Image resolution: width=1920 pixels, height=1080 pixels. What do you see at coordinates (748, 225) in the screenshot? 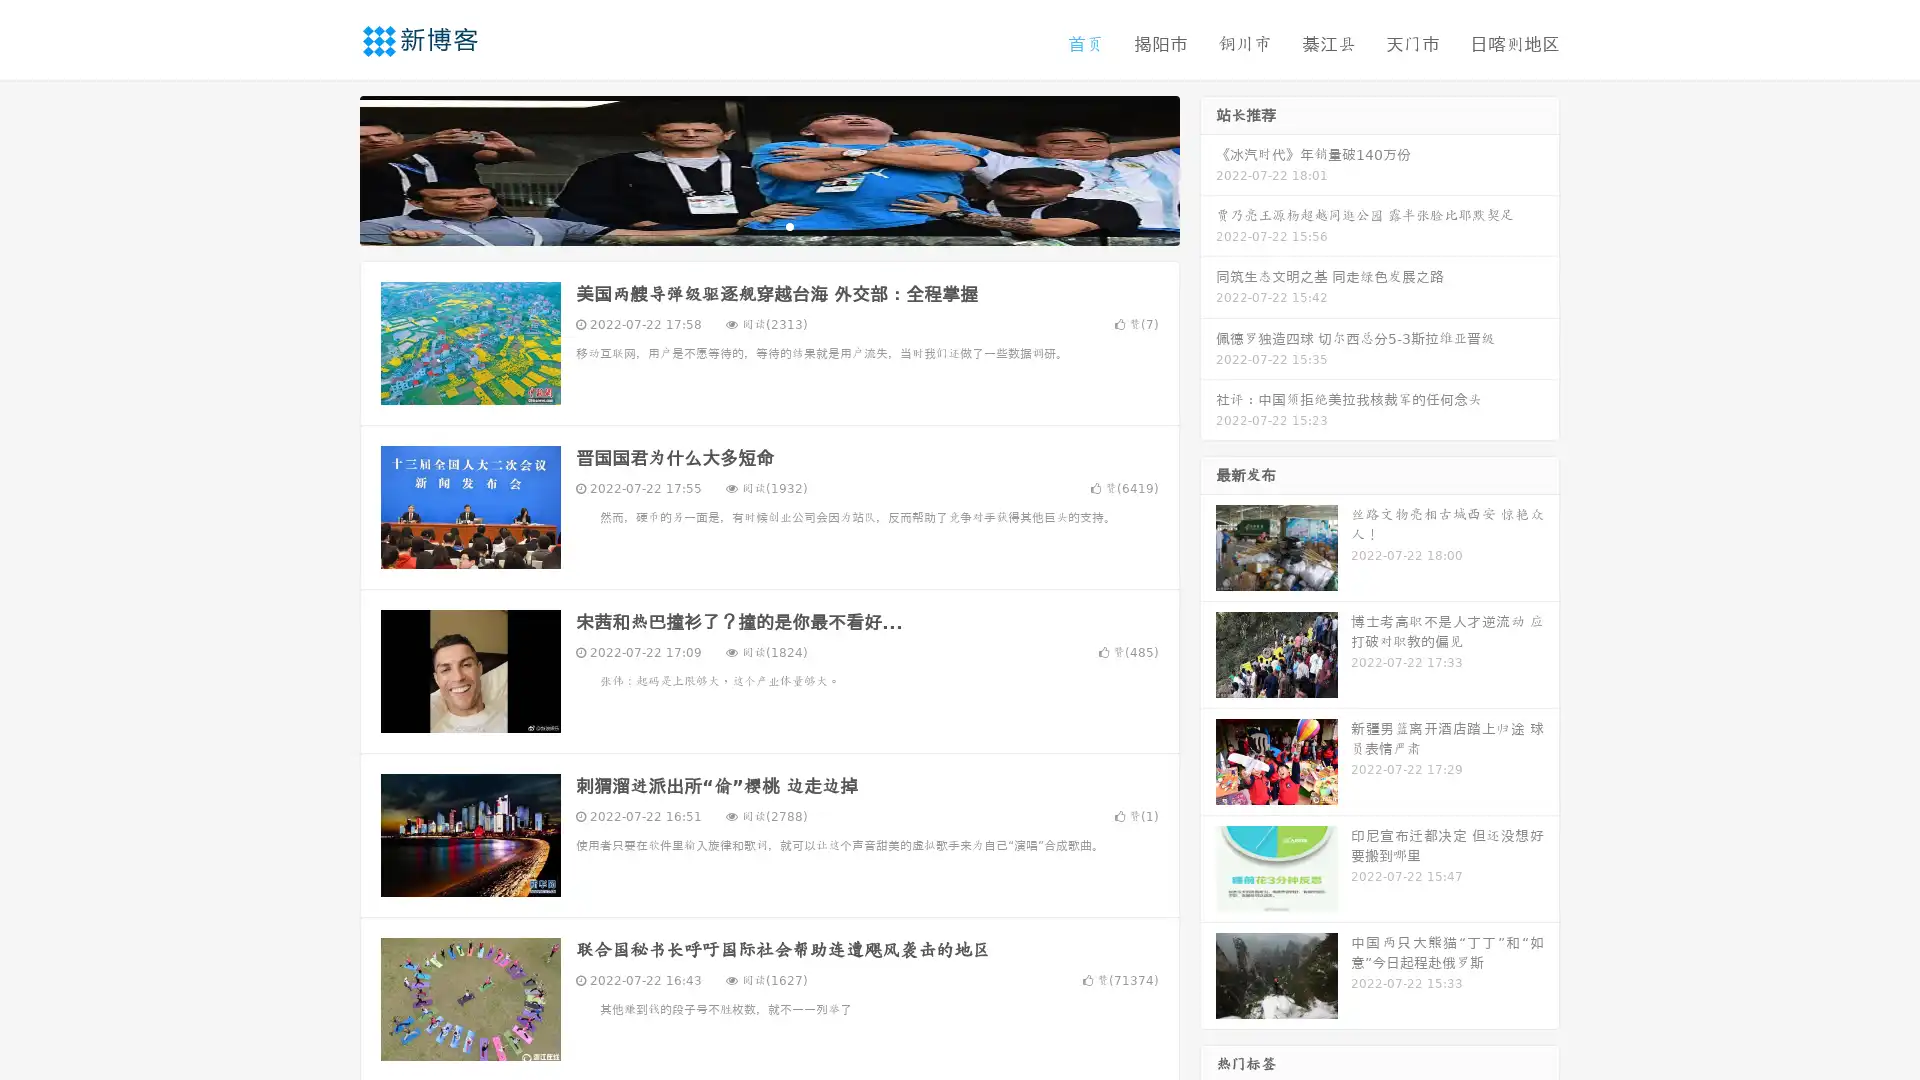
I see `Go to slide 1` at bounding box center [748, 225].